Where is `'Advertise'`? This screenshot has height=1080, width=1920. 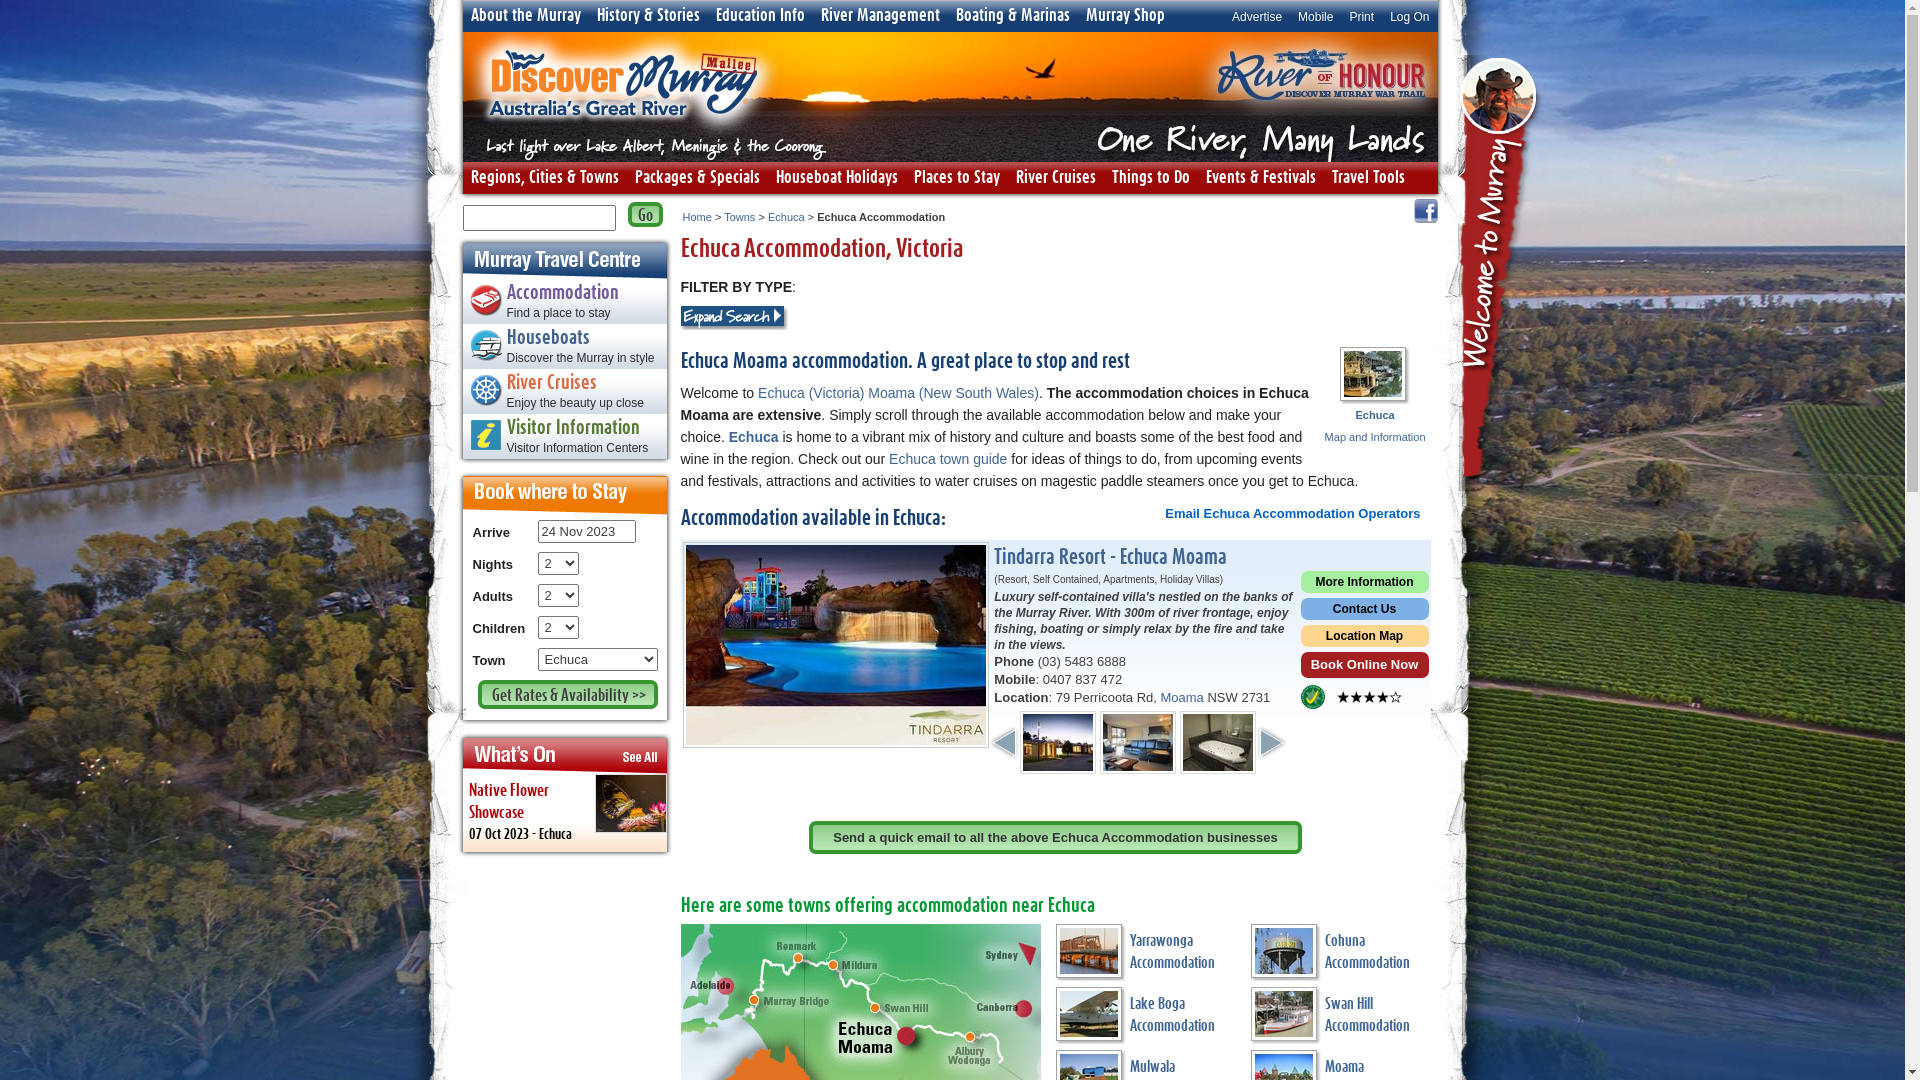
'Advertise' is located at coordinates (1256, 15).